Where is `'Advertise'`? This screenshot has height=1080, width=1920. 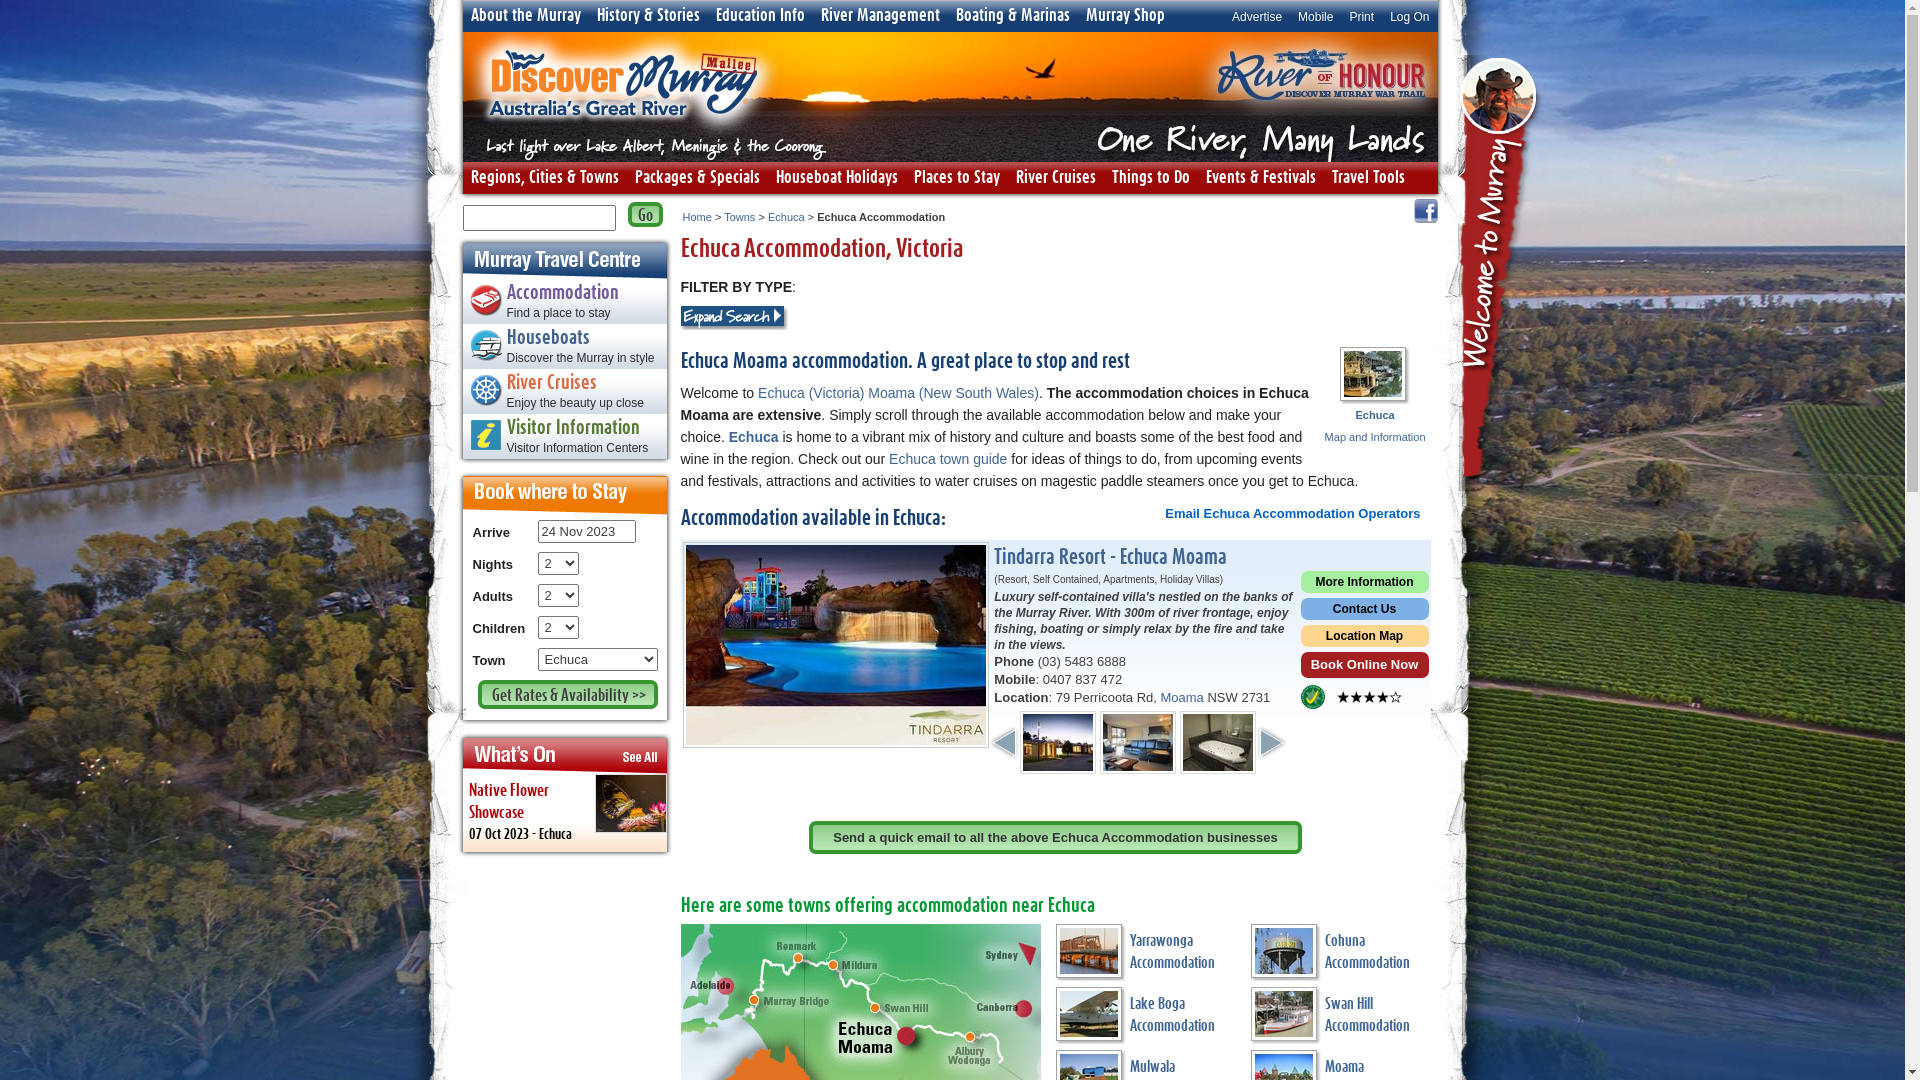
'Advertise' is located at coordinates (1256, 15).